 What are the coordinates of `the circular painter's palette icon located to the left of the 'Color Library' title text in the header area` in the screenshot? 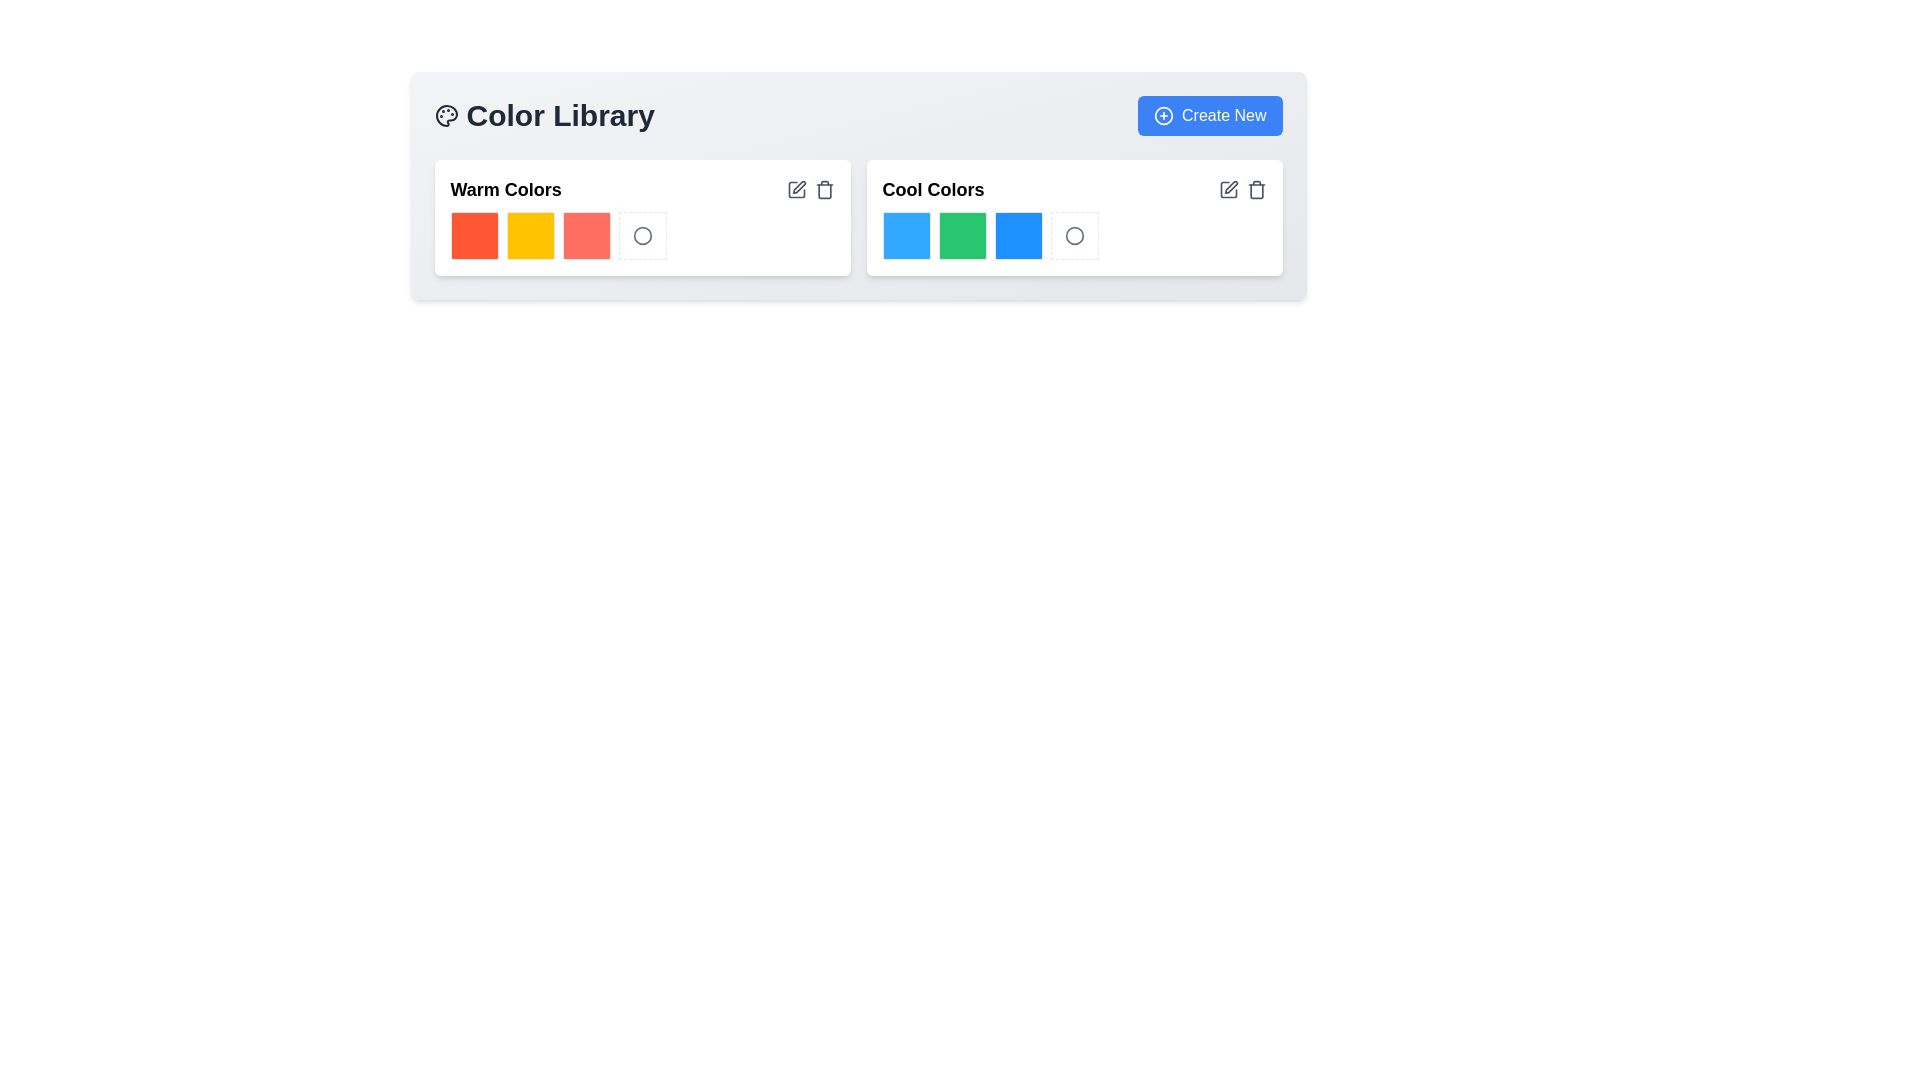 It's located at (445, 115).